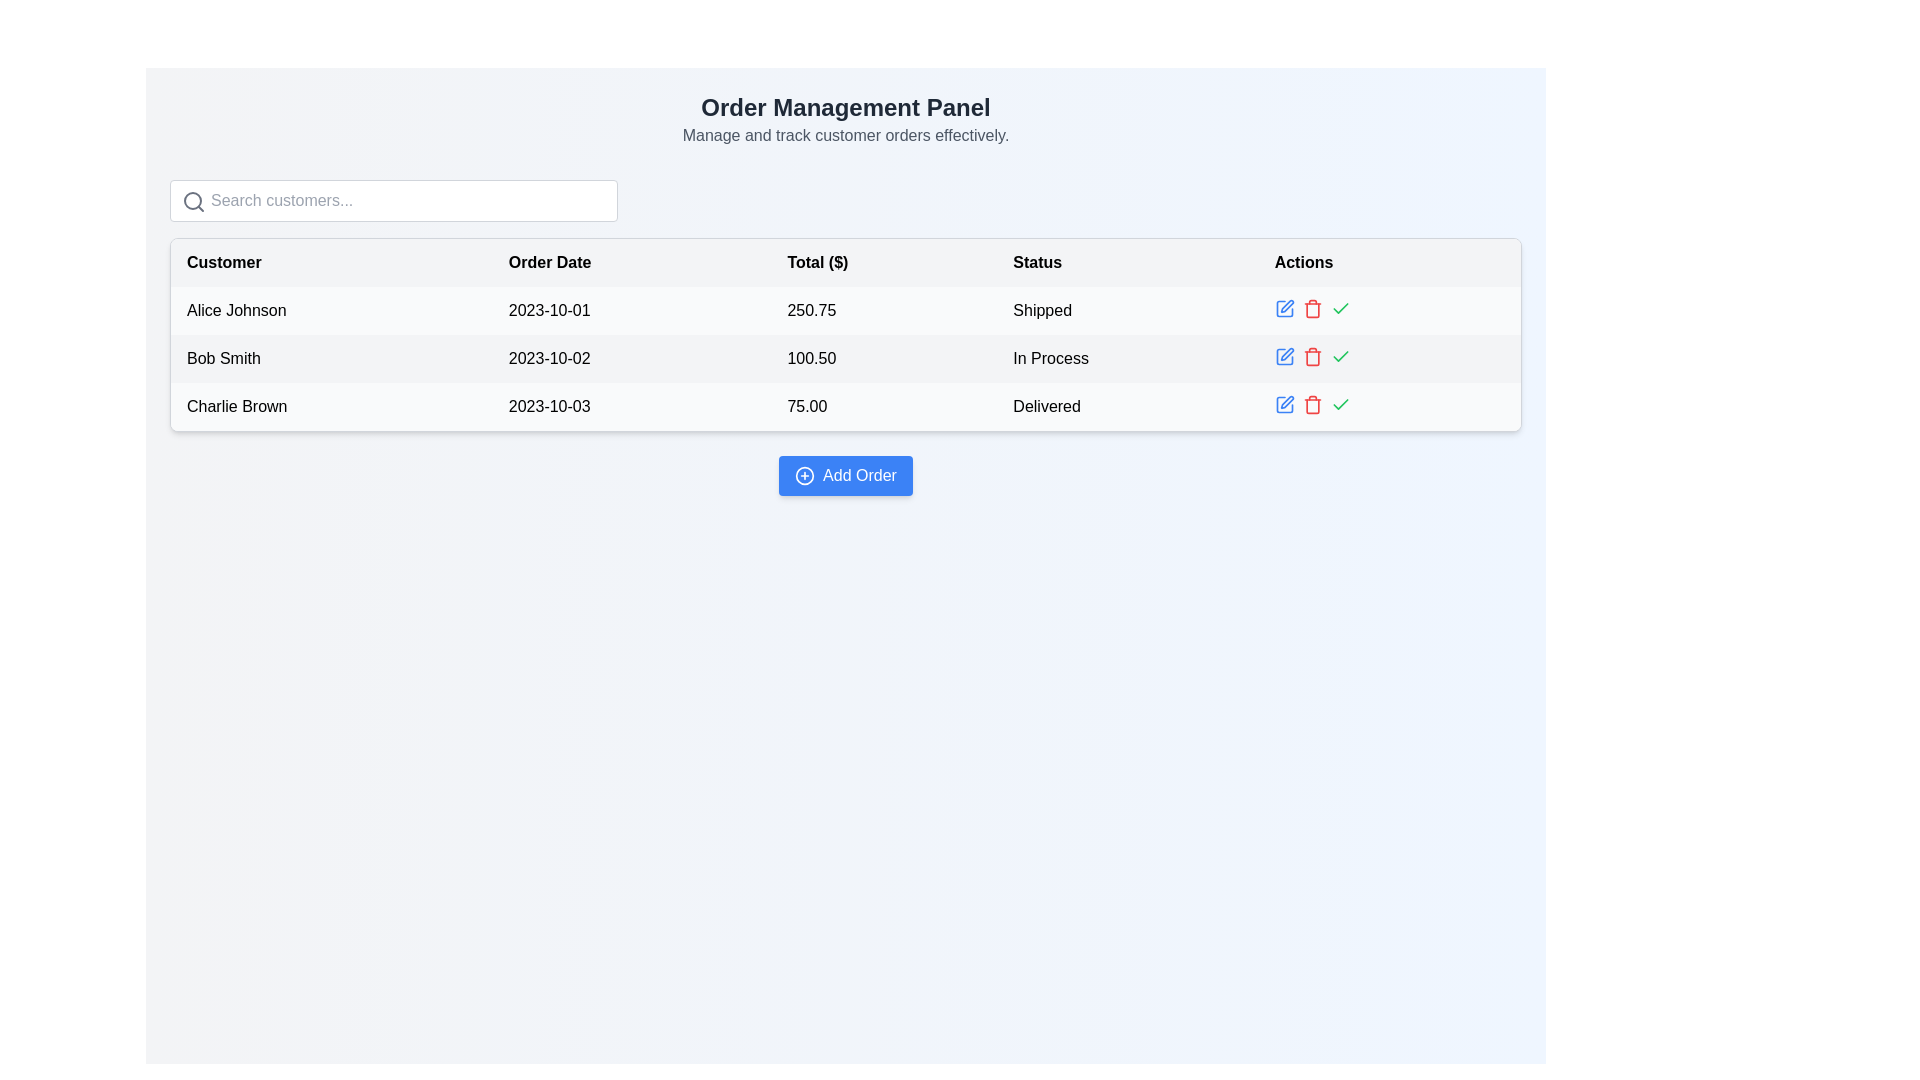  Describe the element at coordinates (1284, 308) in the screenshot. I see `the edit button located in the 'Actions' column of the first row in the table` at that location.